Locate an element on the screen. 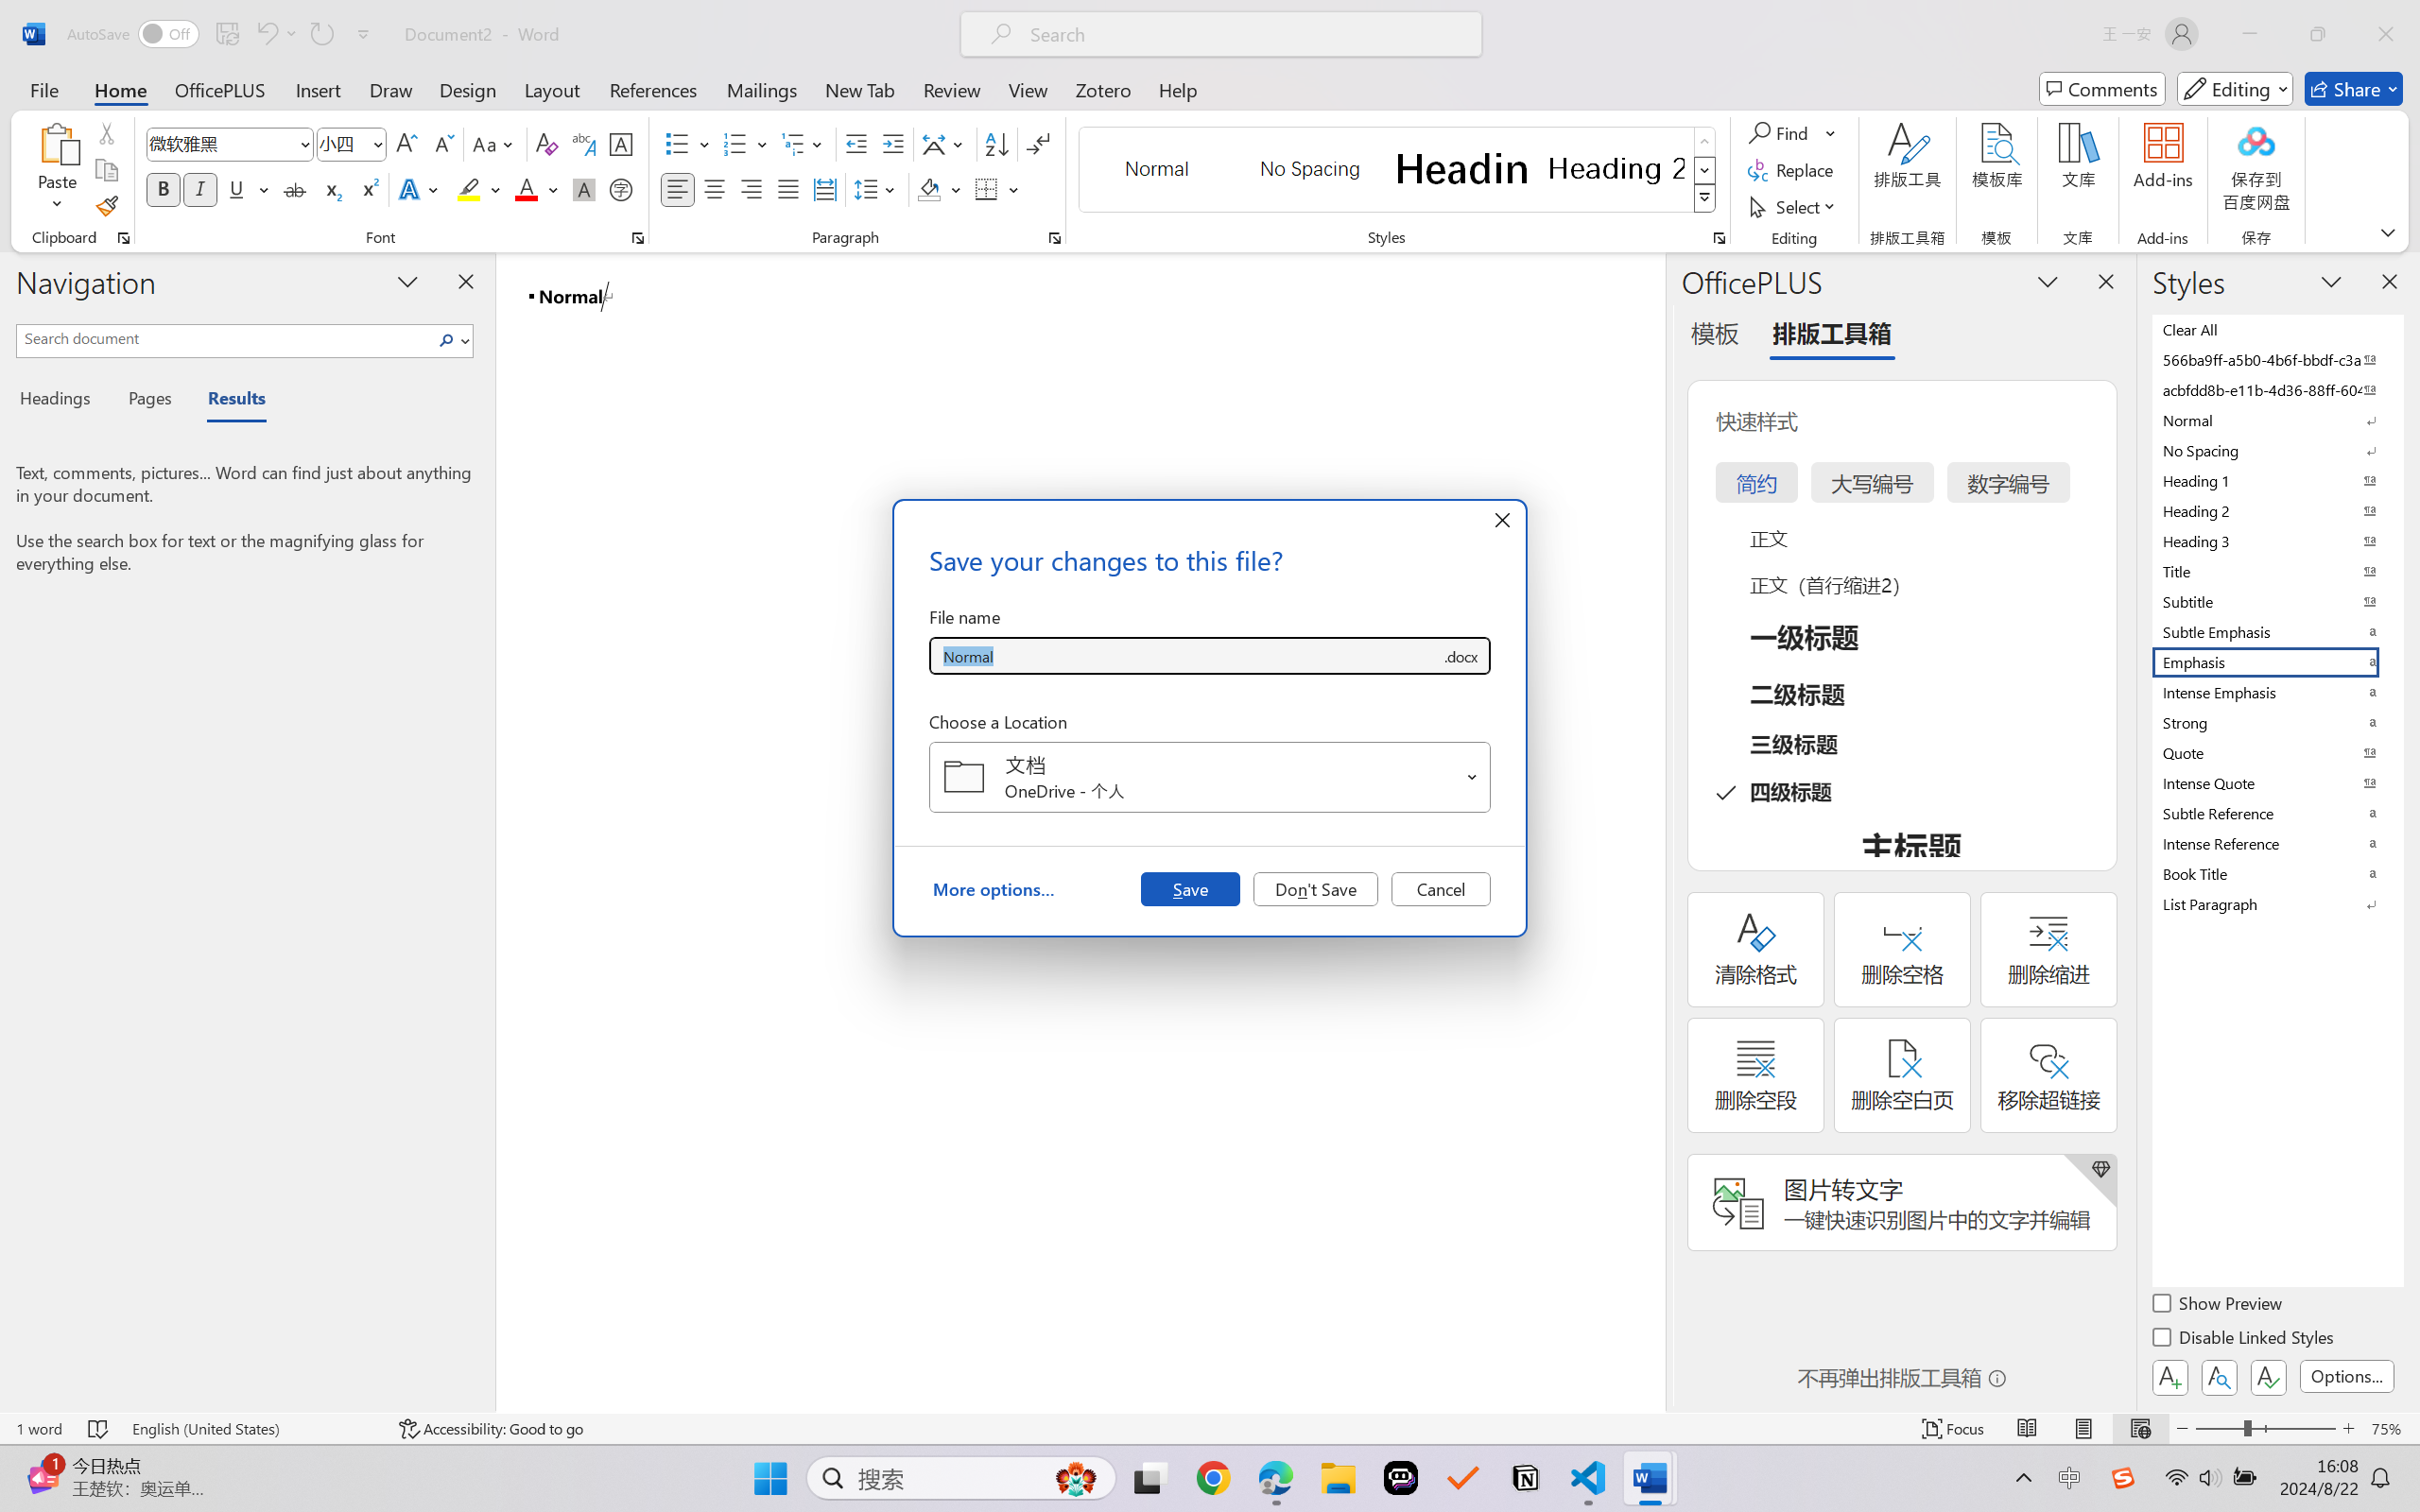 The image size is (2420, 1512). 'Font Color' is located at coordinates (536, 188).